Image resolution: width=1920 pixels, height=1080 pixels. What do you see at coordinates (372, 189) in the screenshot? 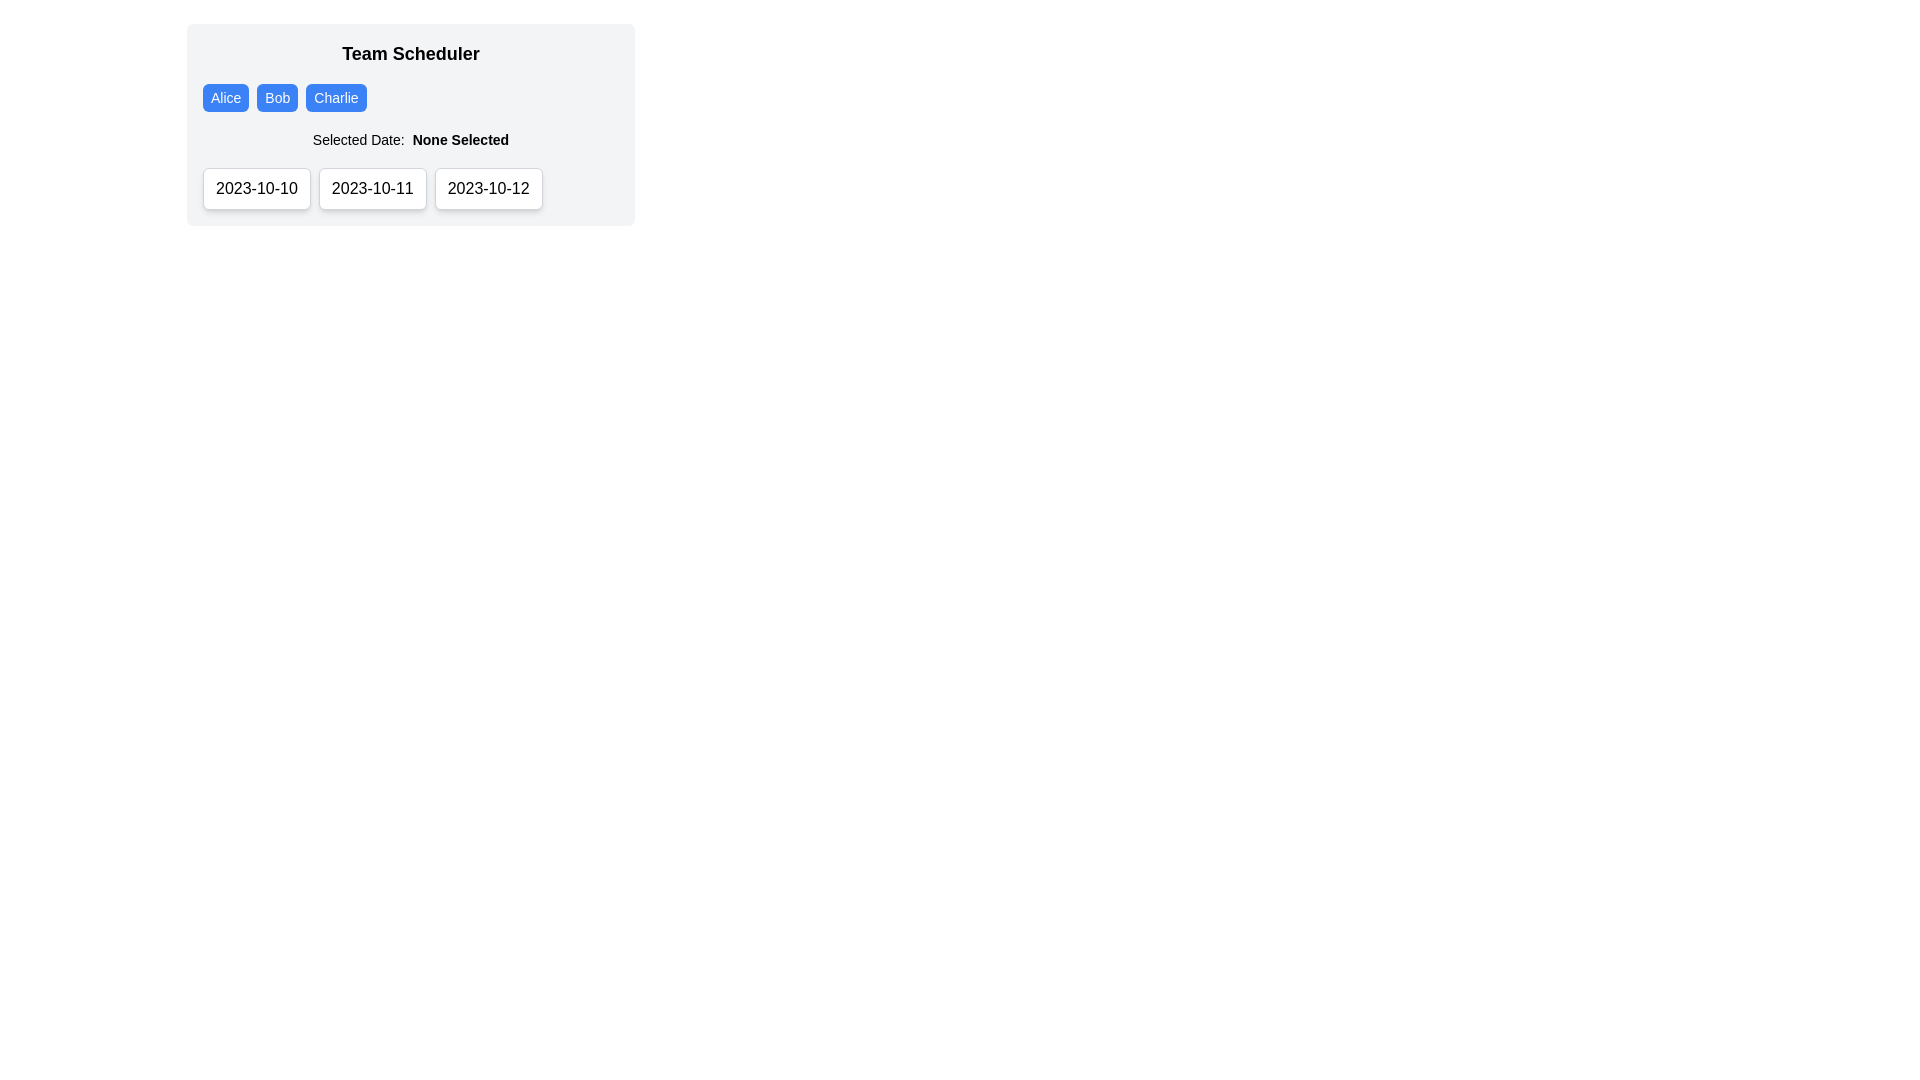
I see `the second date selection button for '2023-10-11' using keyboard navigation, located under the 'Team Scheduler' section` at bounding box center [372, 189].